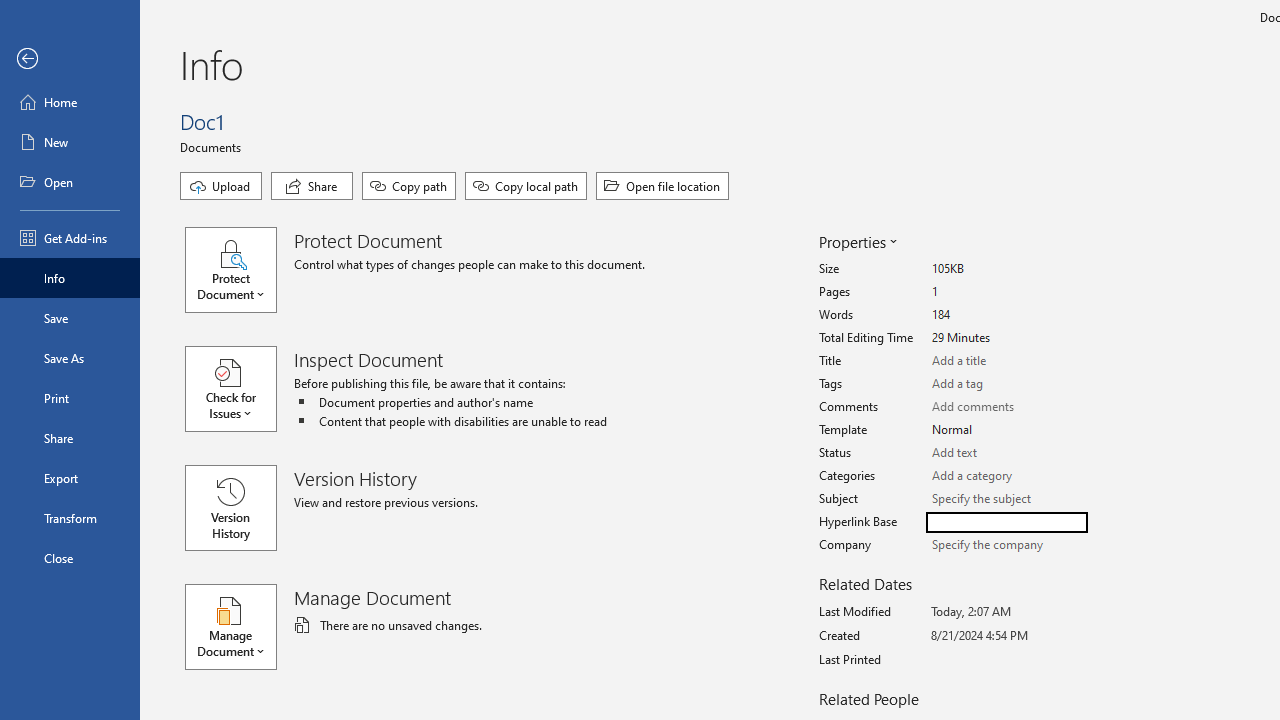 The width and height of the screenshot is (1280, 720). What do you see at coordinates (69, 140) in the screenshot?
I see `'New'` at bounding box center [69, 140].